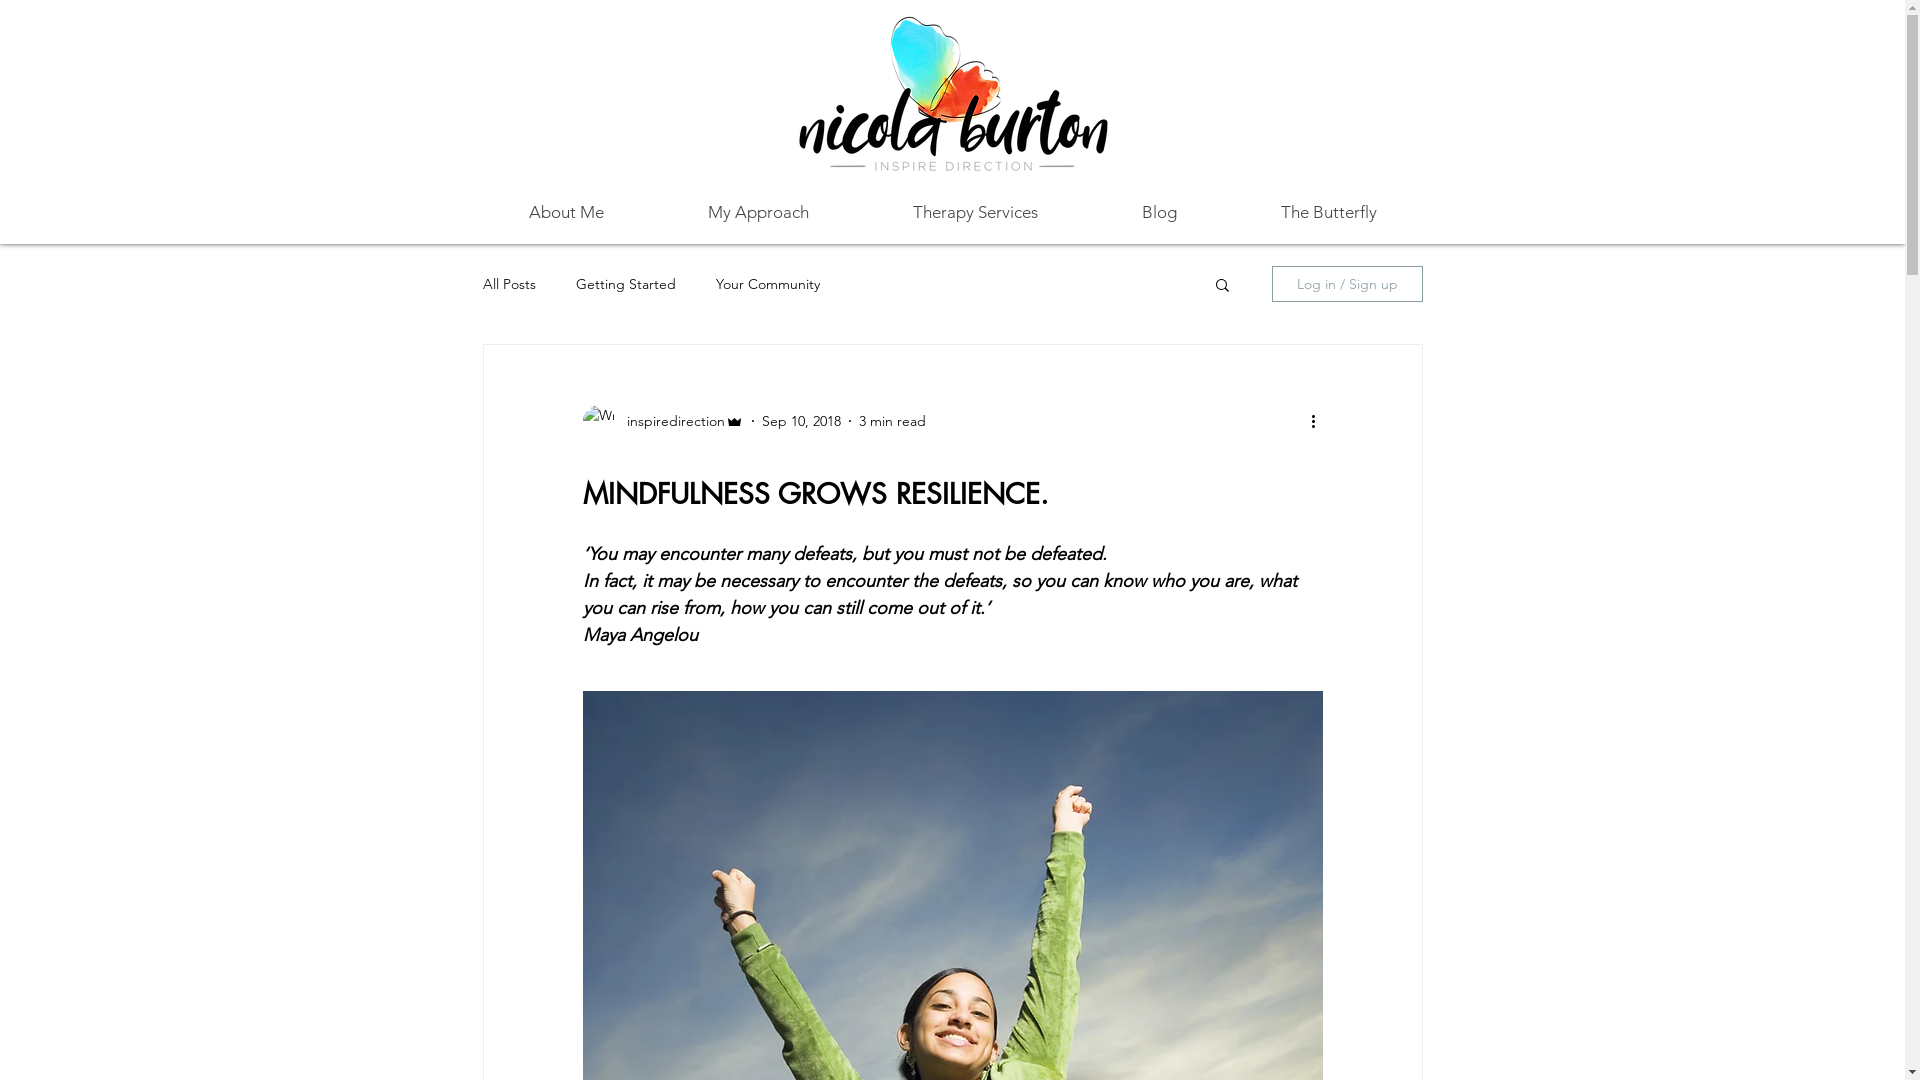 The width and height of the screenshot is (1920, 1080). Describe the element at coordinates (974, 212) in the screenshot. I see `'Therapy Services'` at that location.